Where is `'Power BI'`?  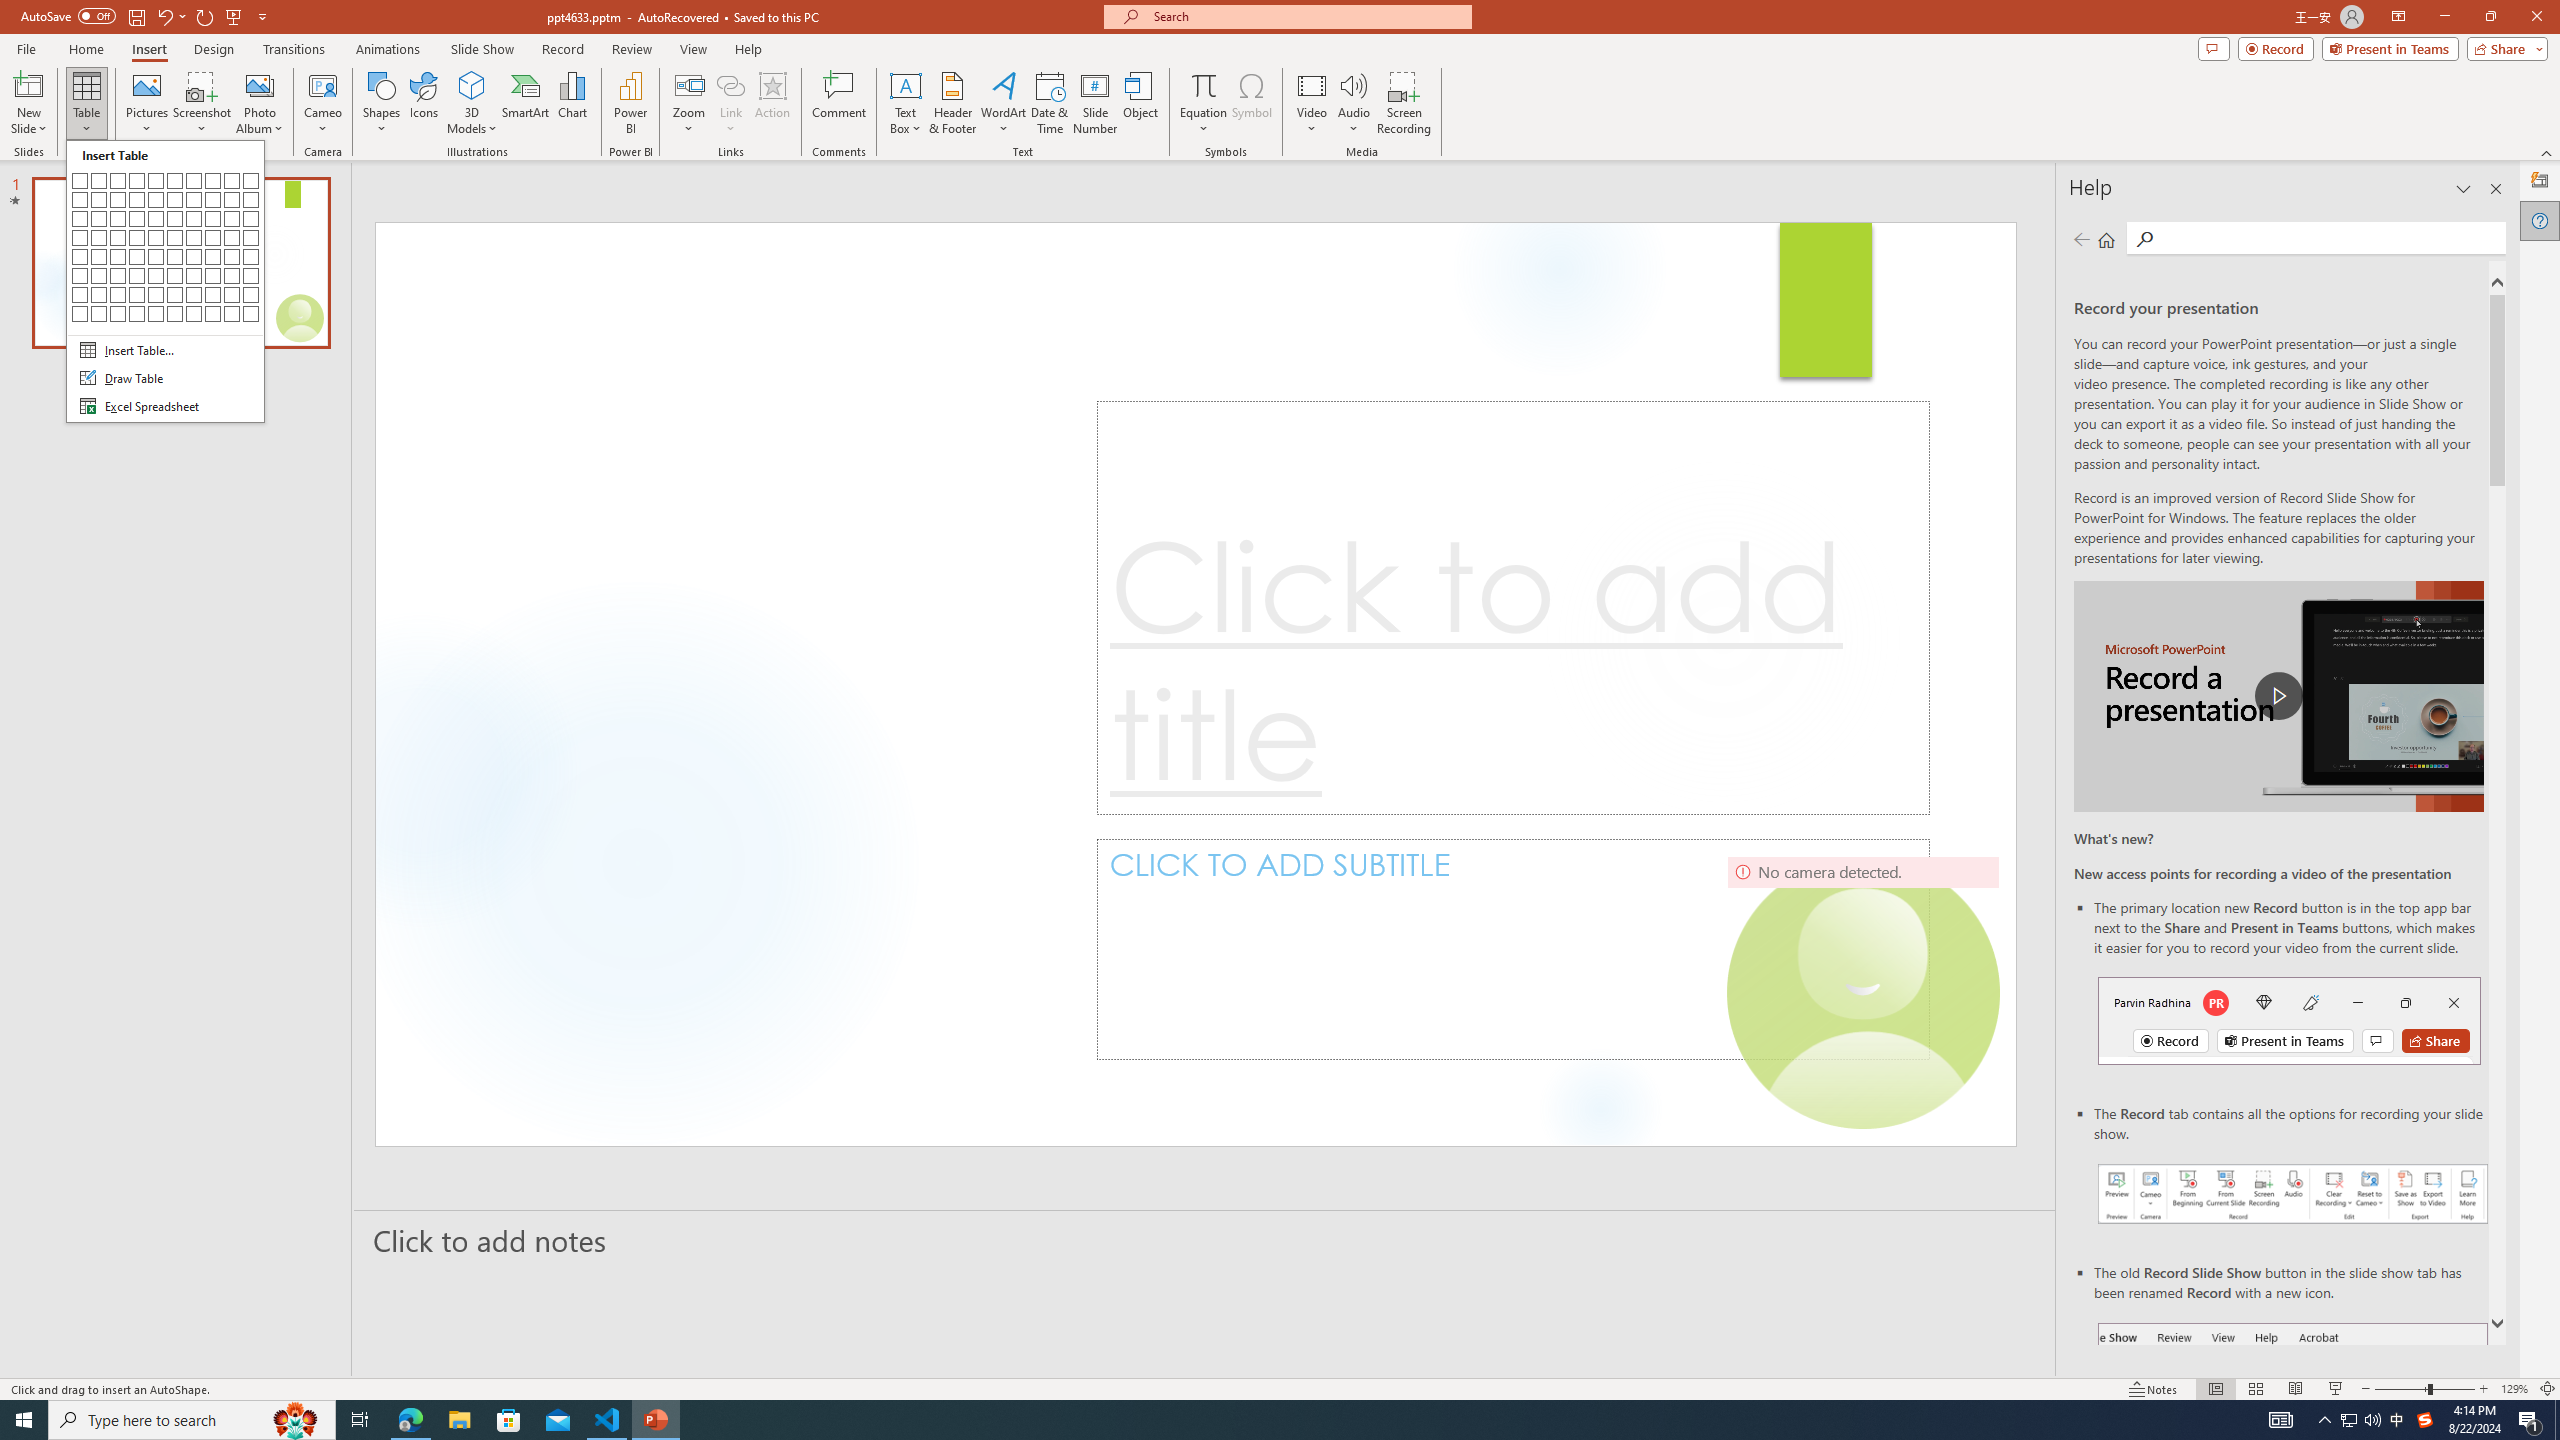 'Power BI' is located at coordinates (631, 103).